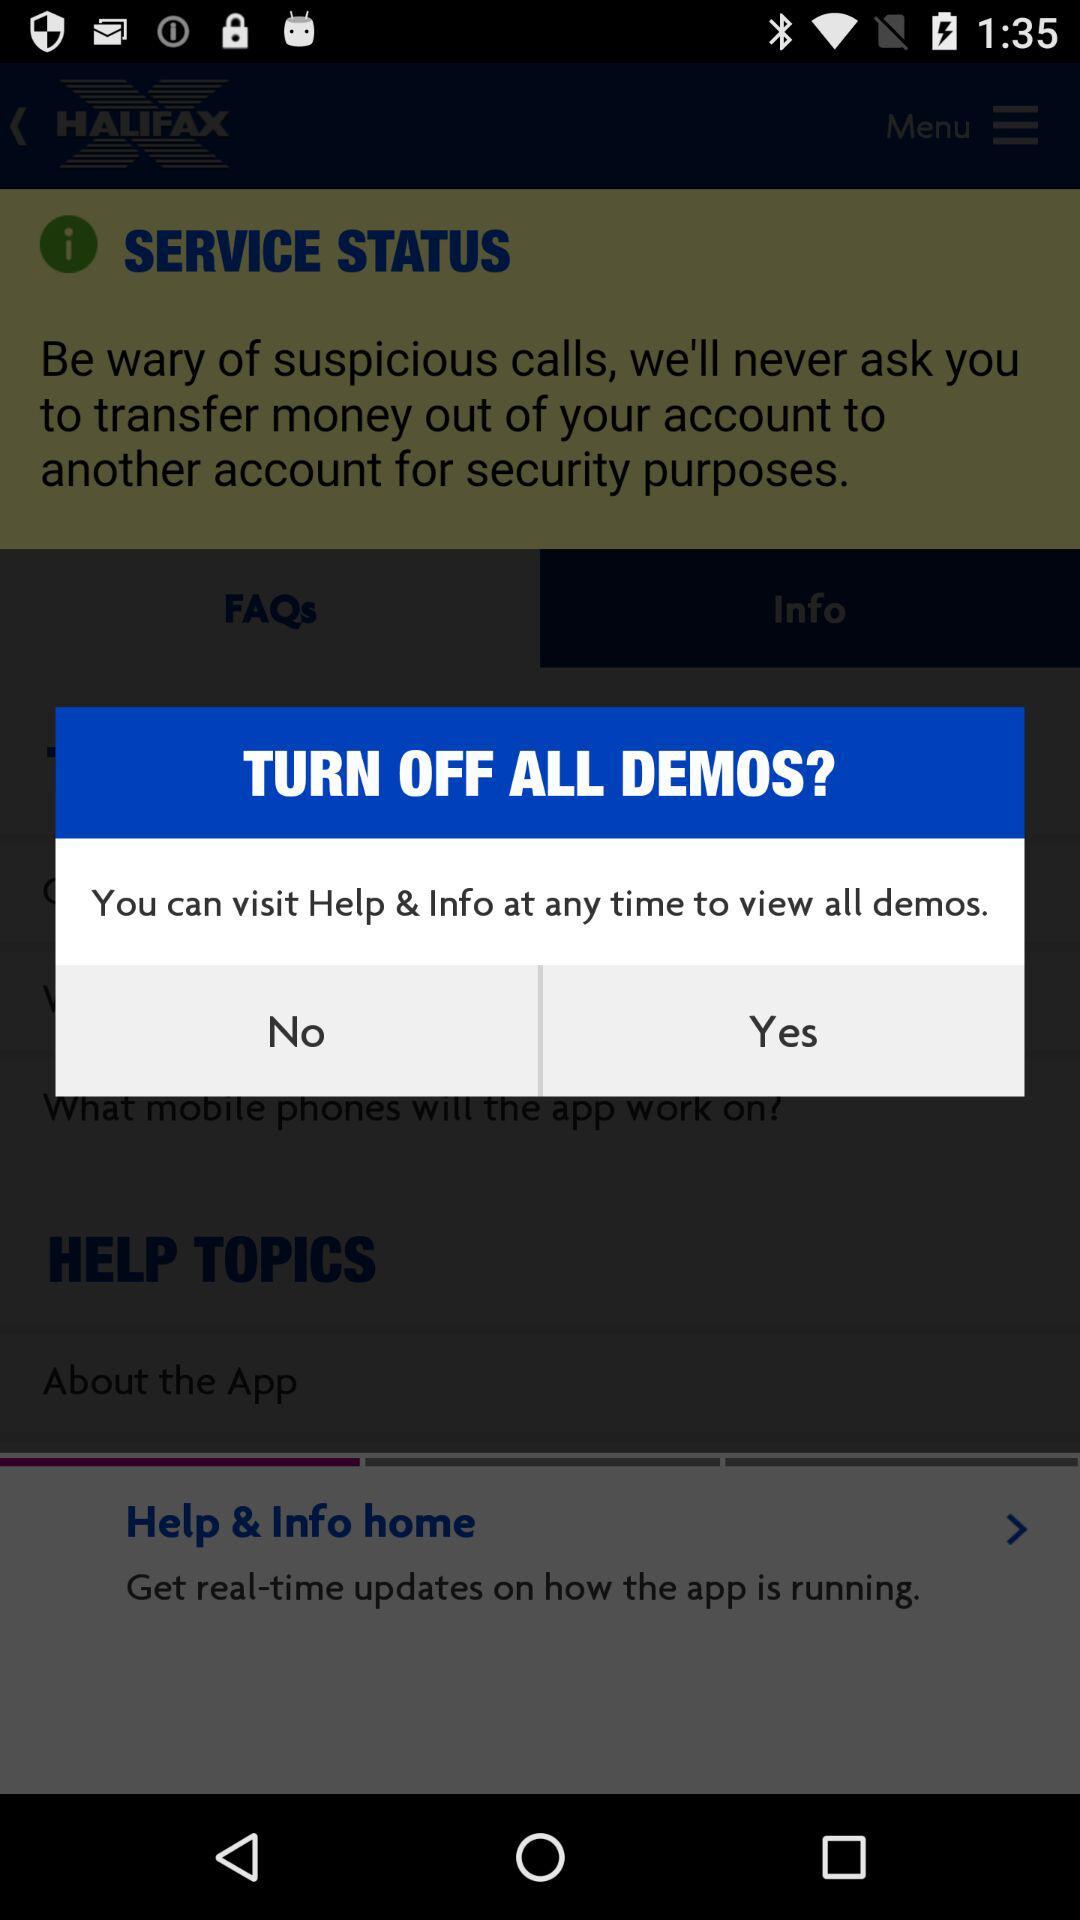 This screenshot has height=1920, width=1080. Describe the element at coordinates (296, 1030) in the screenshot. I see `the no item` at that location.